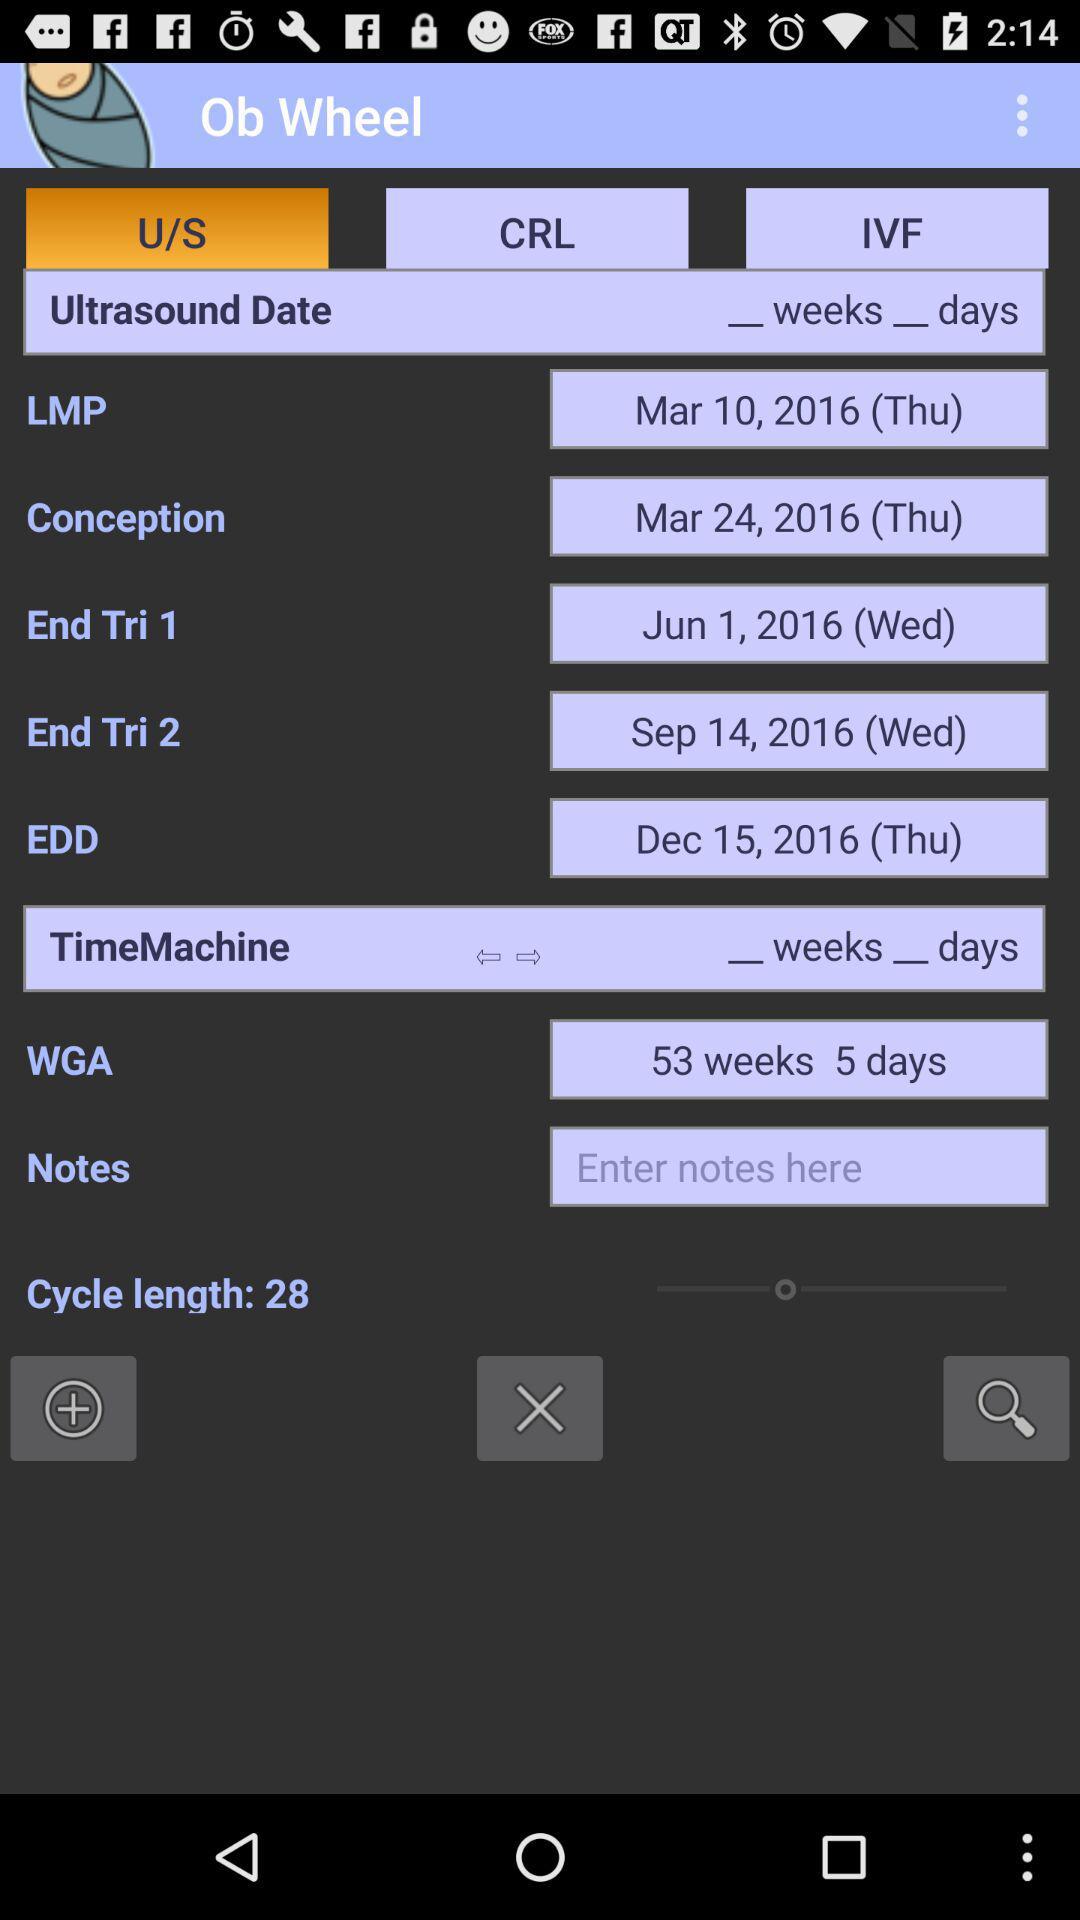  I want to click on lmp, so click(274, 408).